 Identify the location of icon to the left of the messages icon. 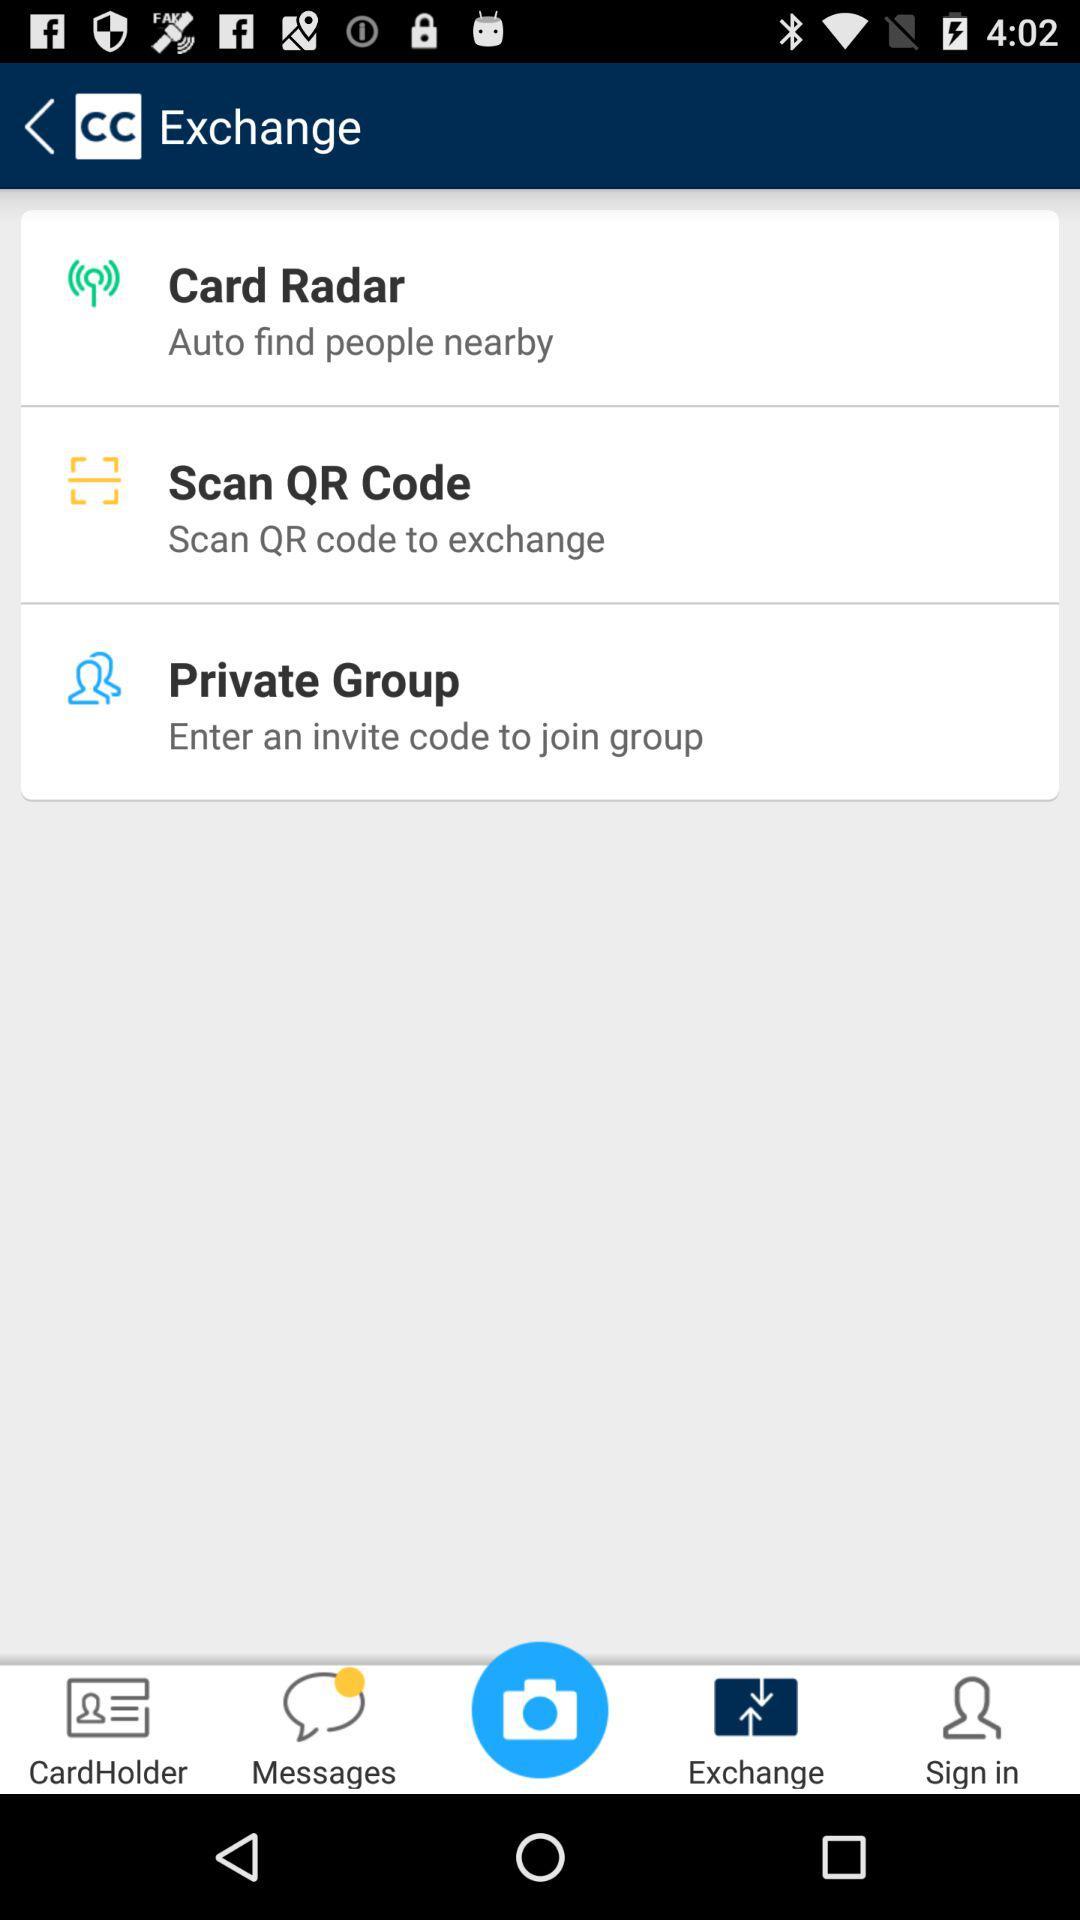
(108, 1726).